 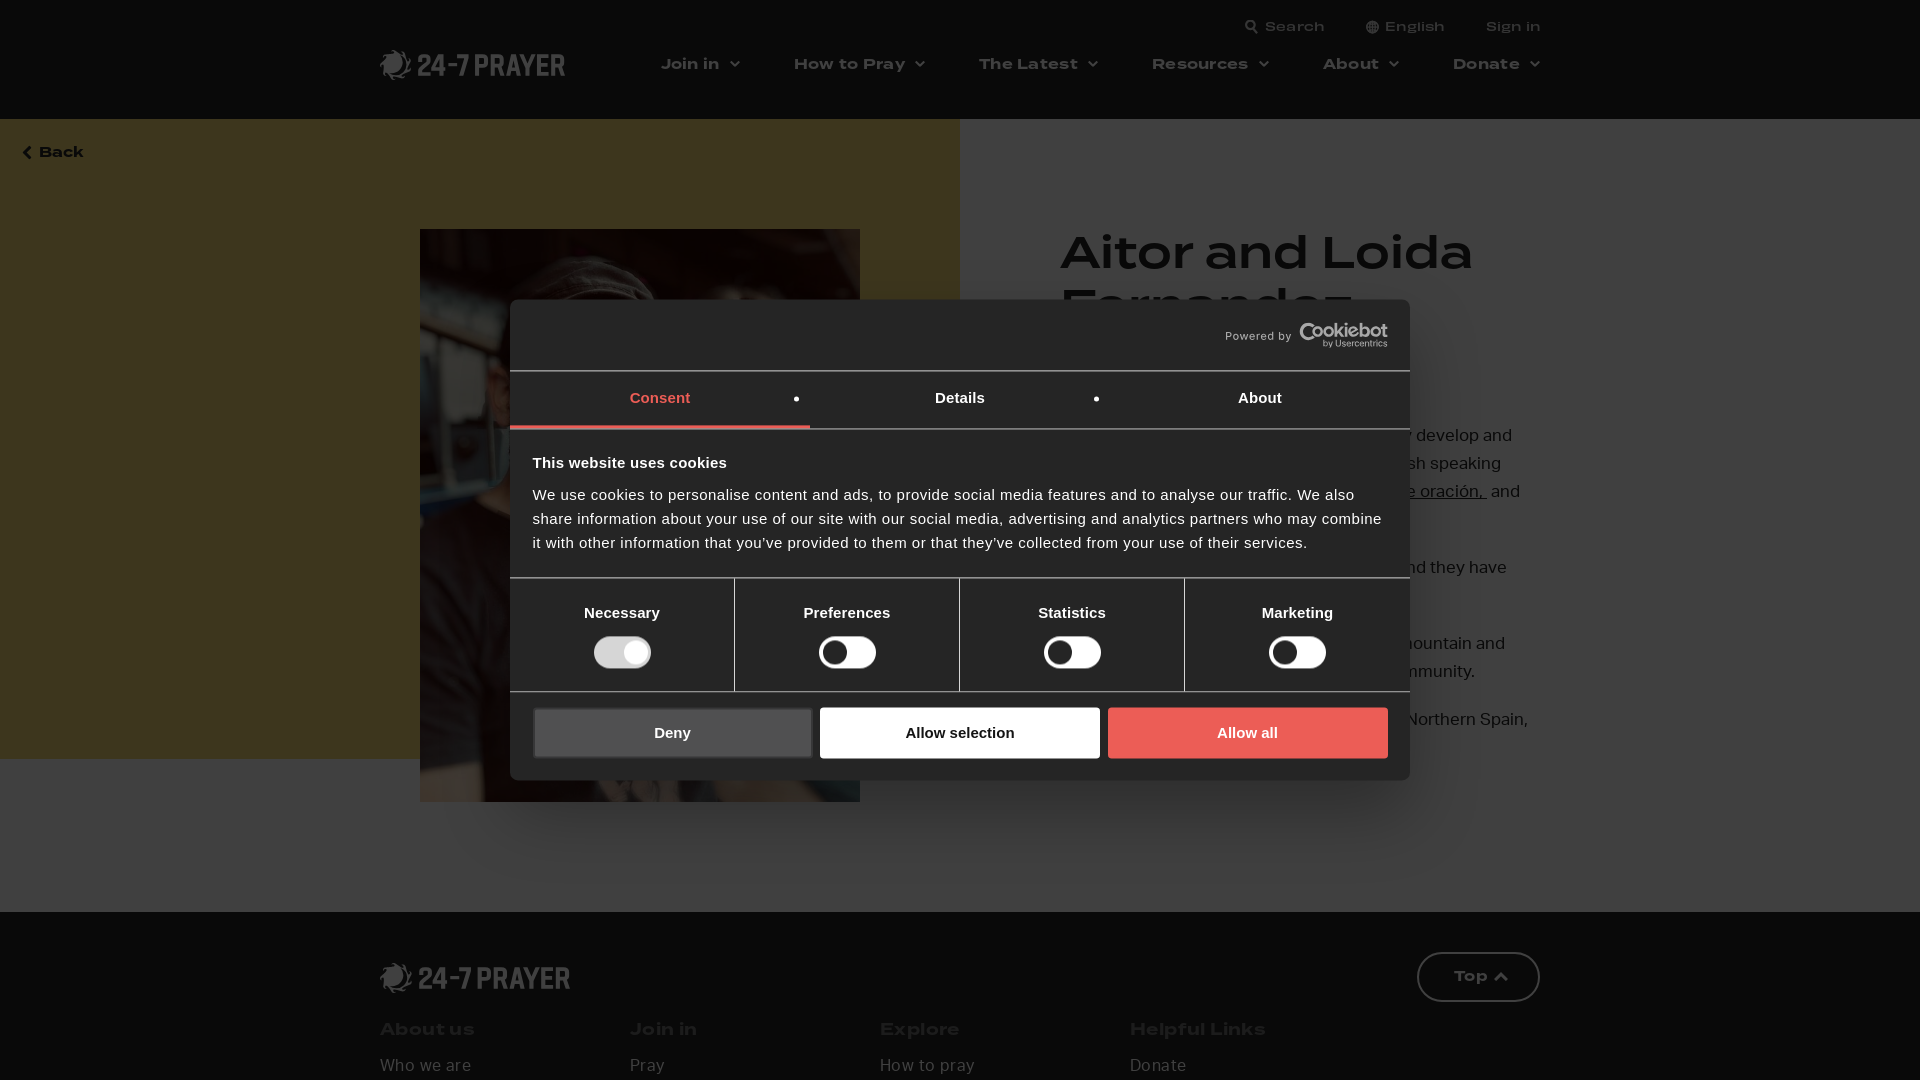 I want to click on 'Sign in', so click(x=1512, y=26).